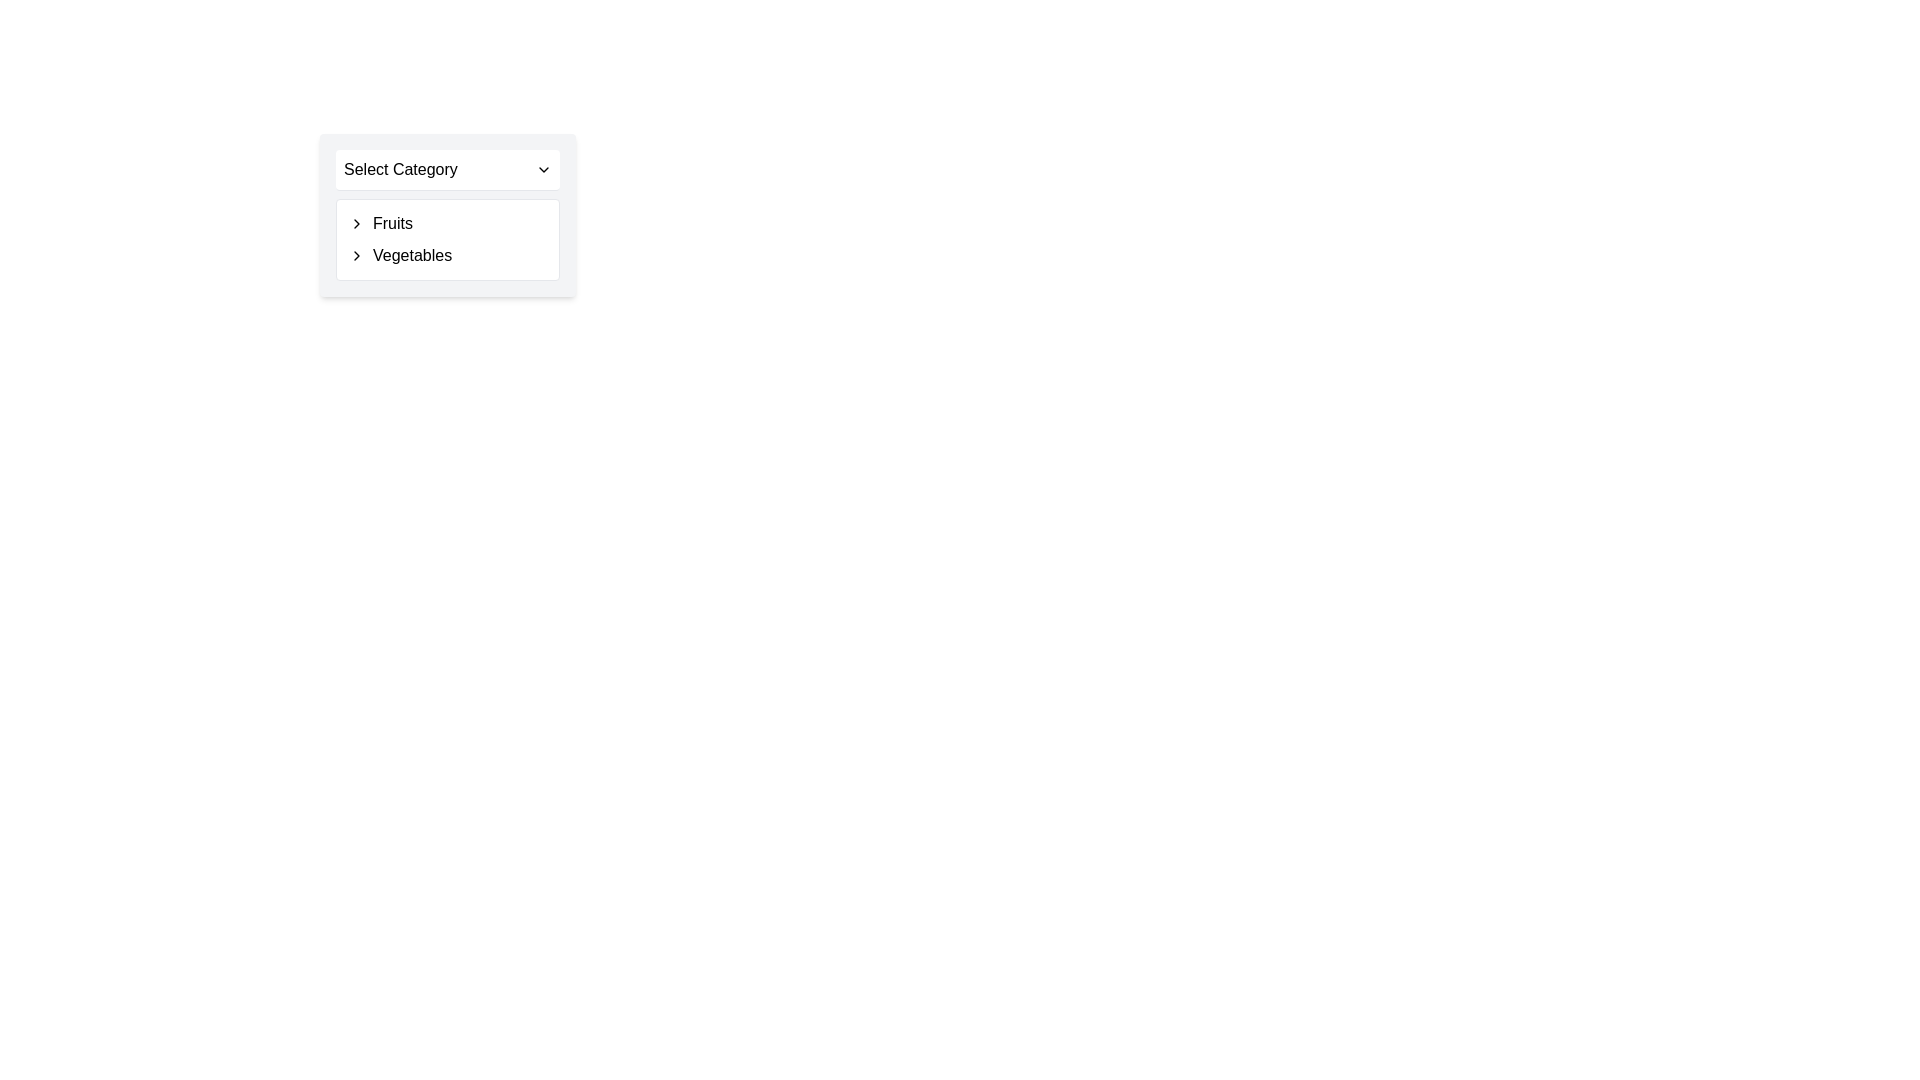 The width and height of the screenshot is (1920, 1080). Describe the element at coordinates (356, 223) in the screenshot. I see `the Chevron Icon indicating expandable content next to the 'Fruits' text in the dropdown menu` at that location.